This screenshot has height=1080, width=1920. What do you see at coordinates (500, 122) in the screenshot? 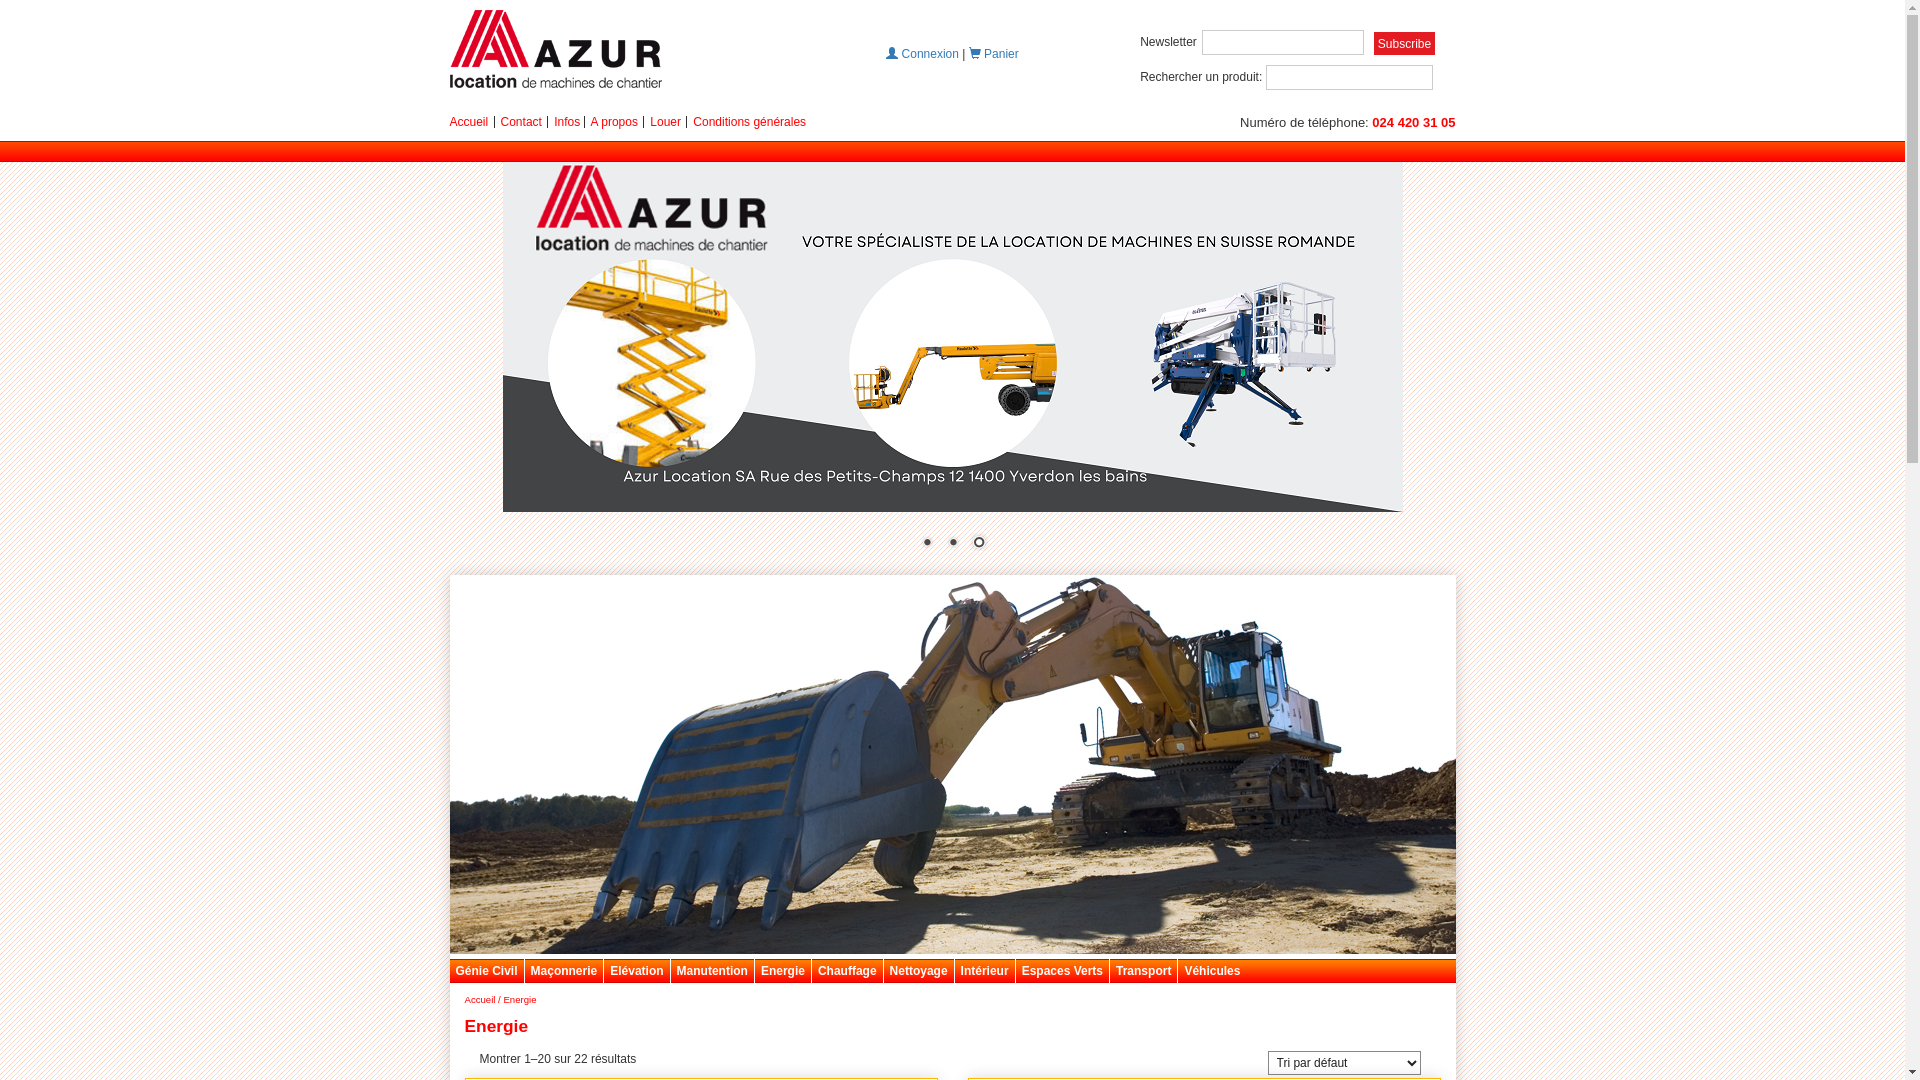
I see `'Contact'` at bounding box center [500, 122].